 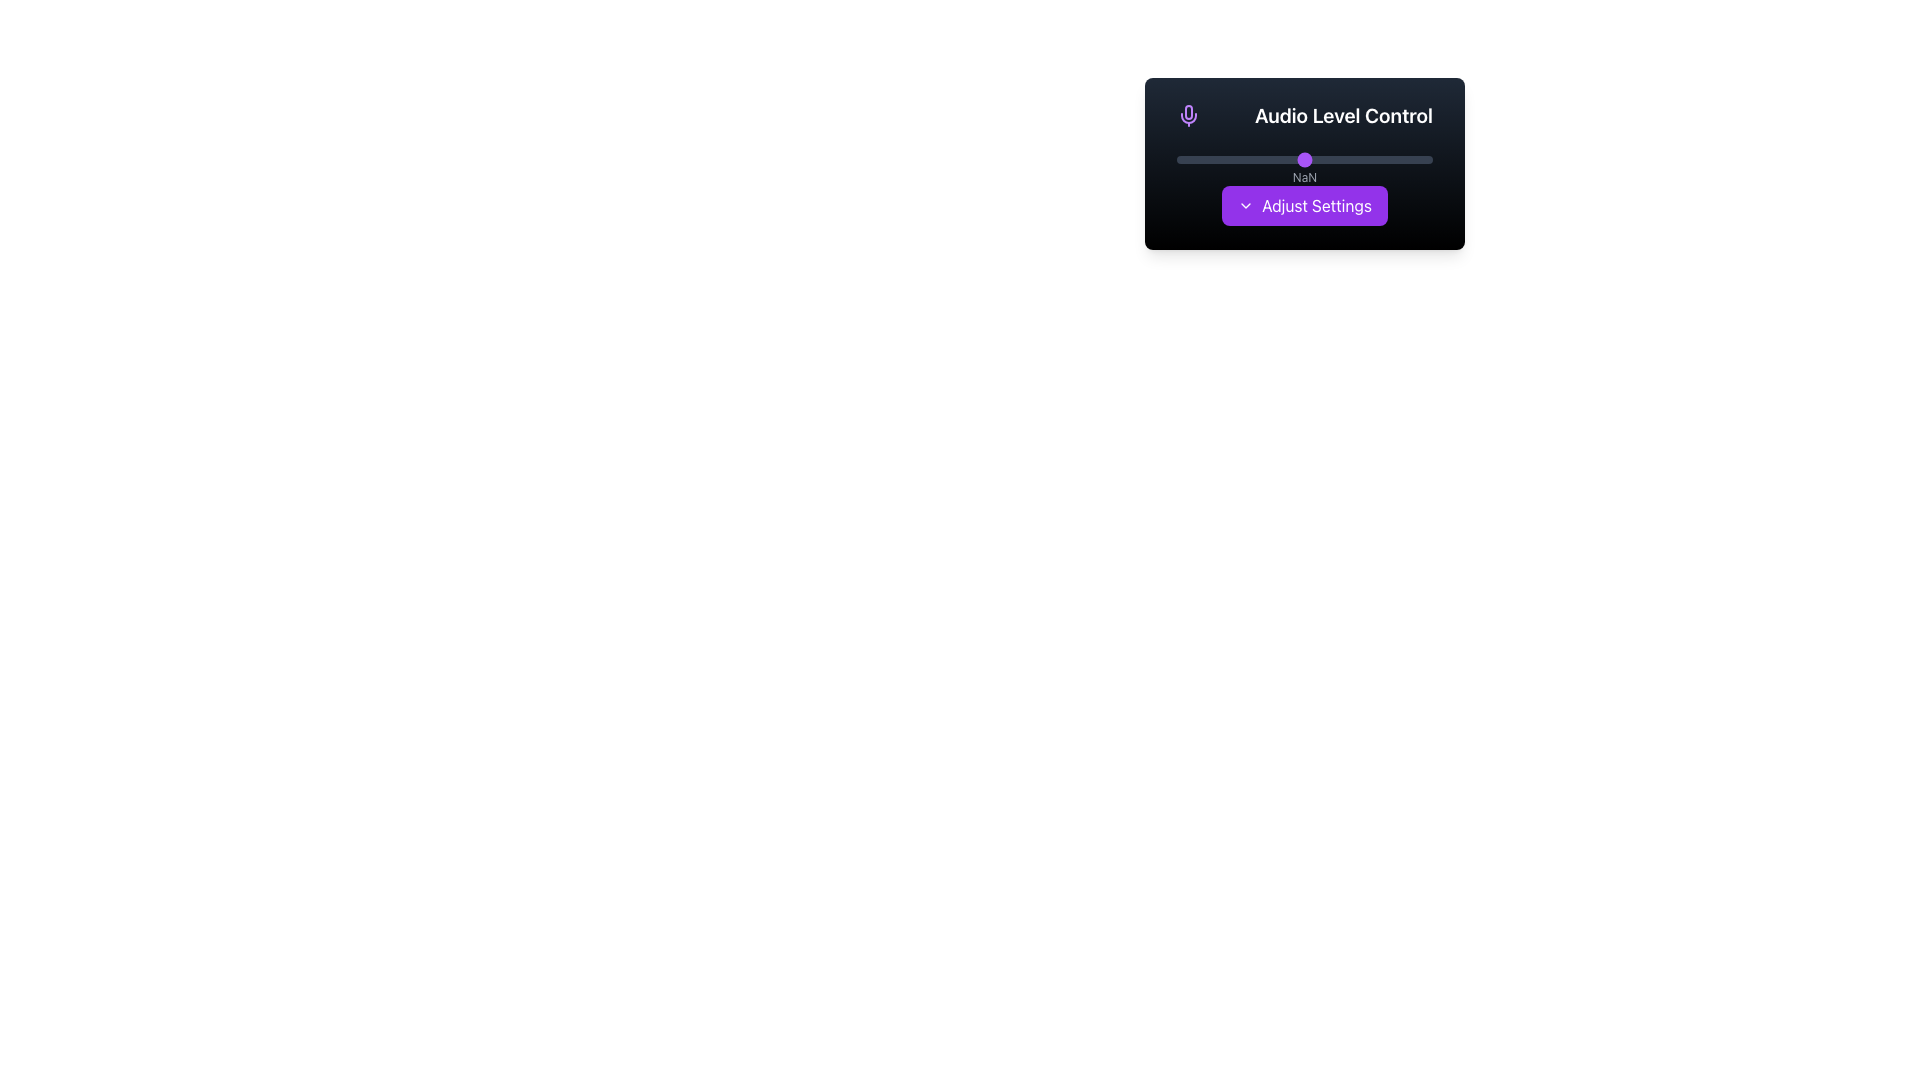 I want to click on the slider value, so click(x=1356, y=158).